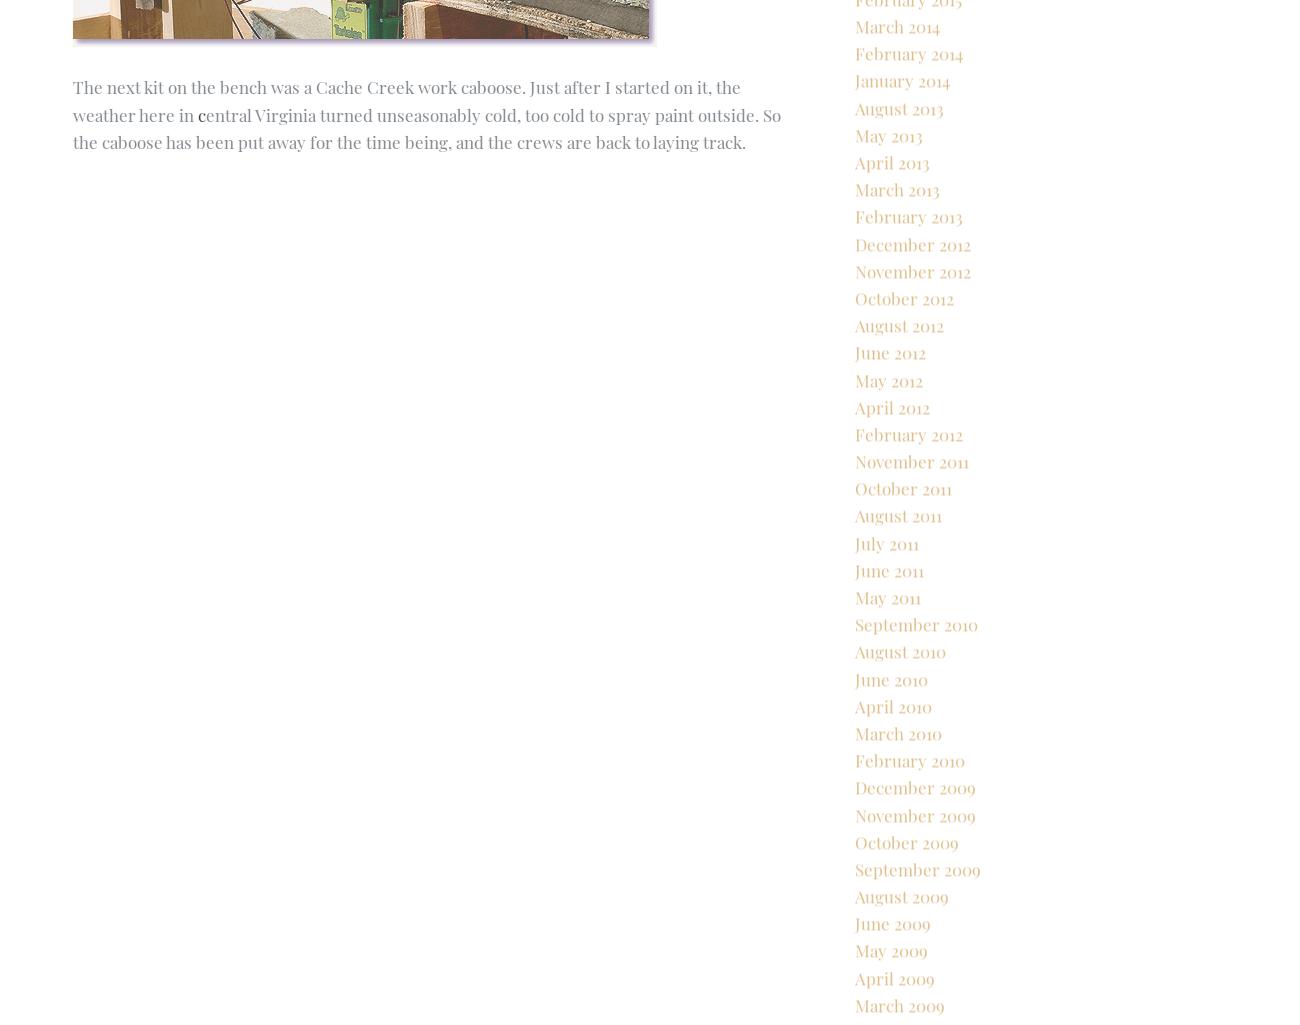 The width and height of the screenshot is (1300, 1025). Describe the element at coordinates (907, 502) in the screenshot. I see `'February 2012'` at that location.